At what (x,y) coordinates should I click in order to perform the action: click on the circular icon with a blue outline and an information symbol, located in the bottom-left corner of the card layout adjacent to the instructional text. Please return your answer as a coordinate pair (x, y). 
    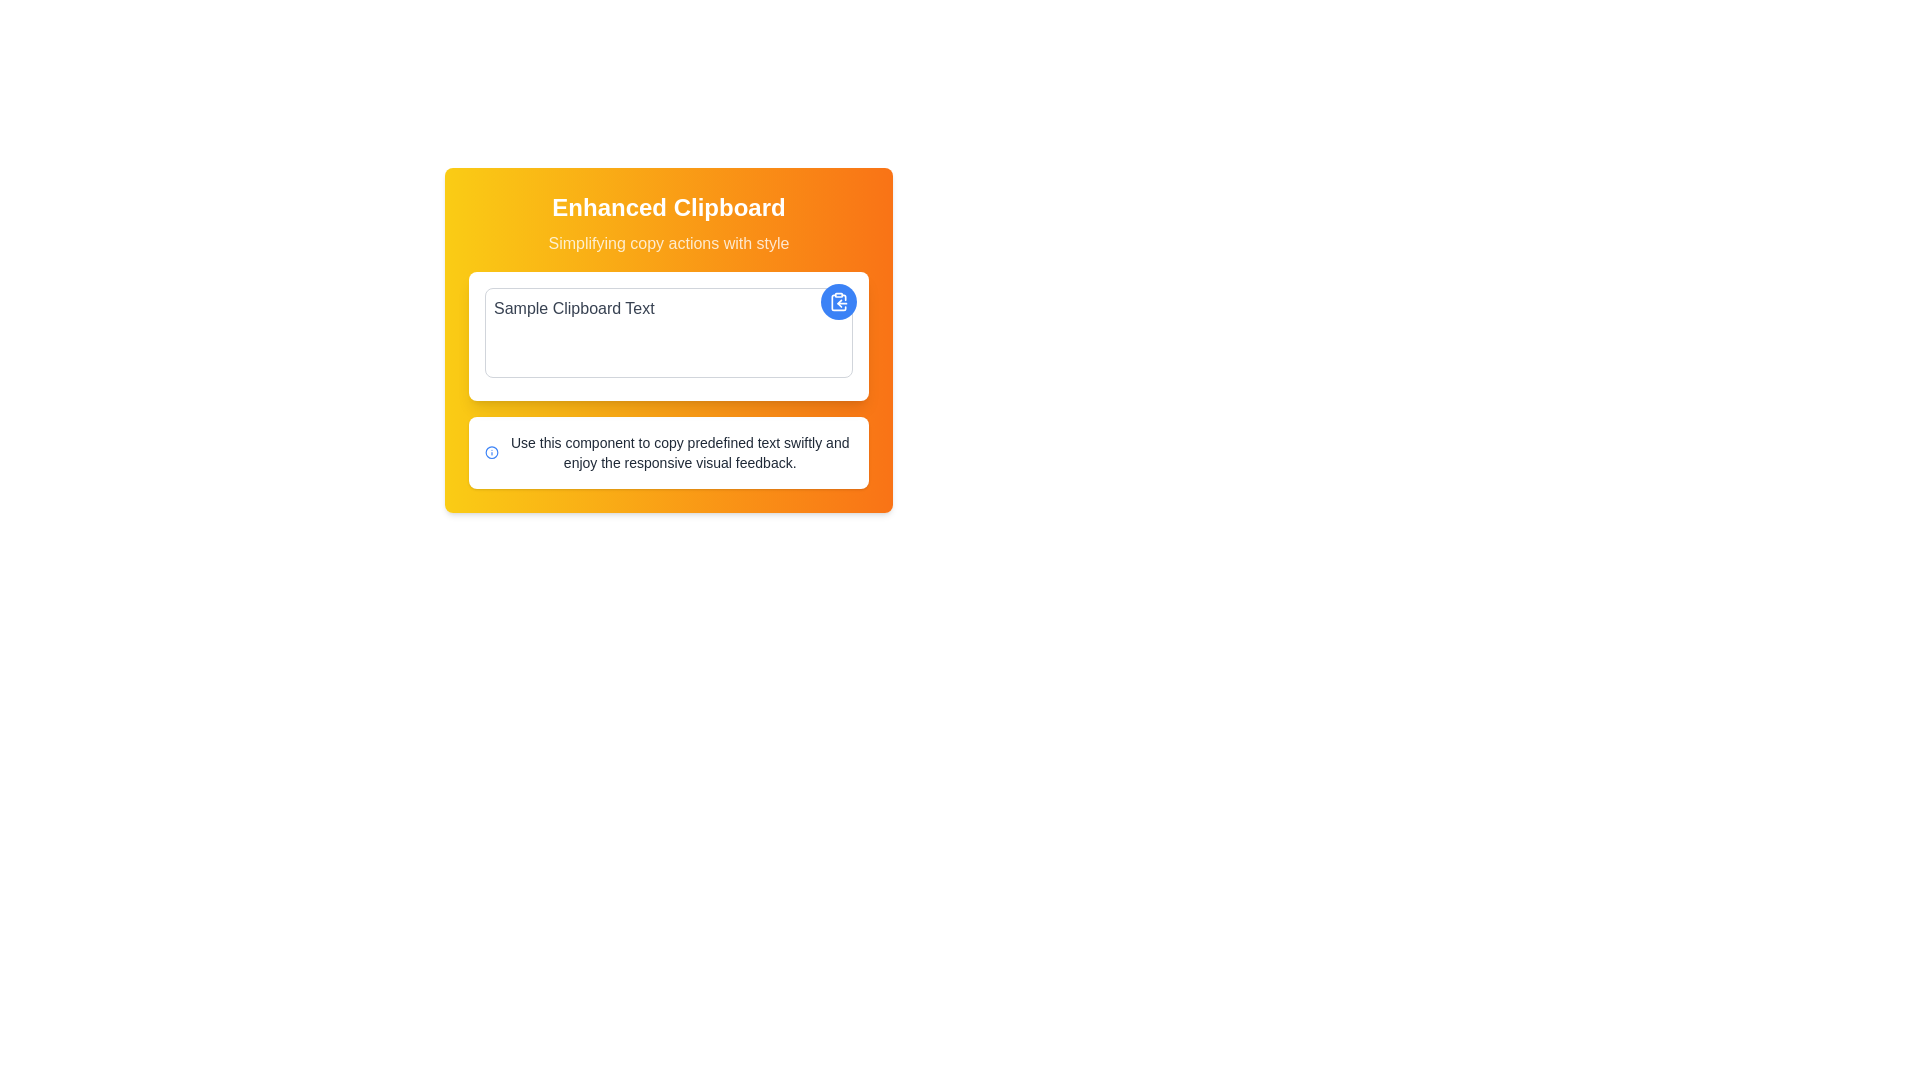
    Looking at the image, I should click on (492, 452).